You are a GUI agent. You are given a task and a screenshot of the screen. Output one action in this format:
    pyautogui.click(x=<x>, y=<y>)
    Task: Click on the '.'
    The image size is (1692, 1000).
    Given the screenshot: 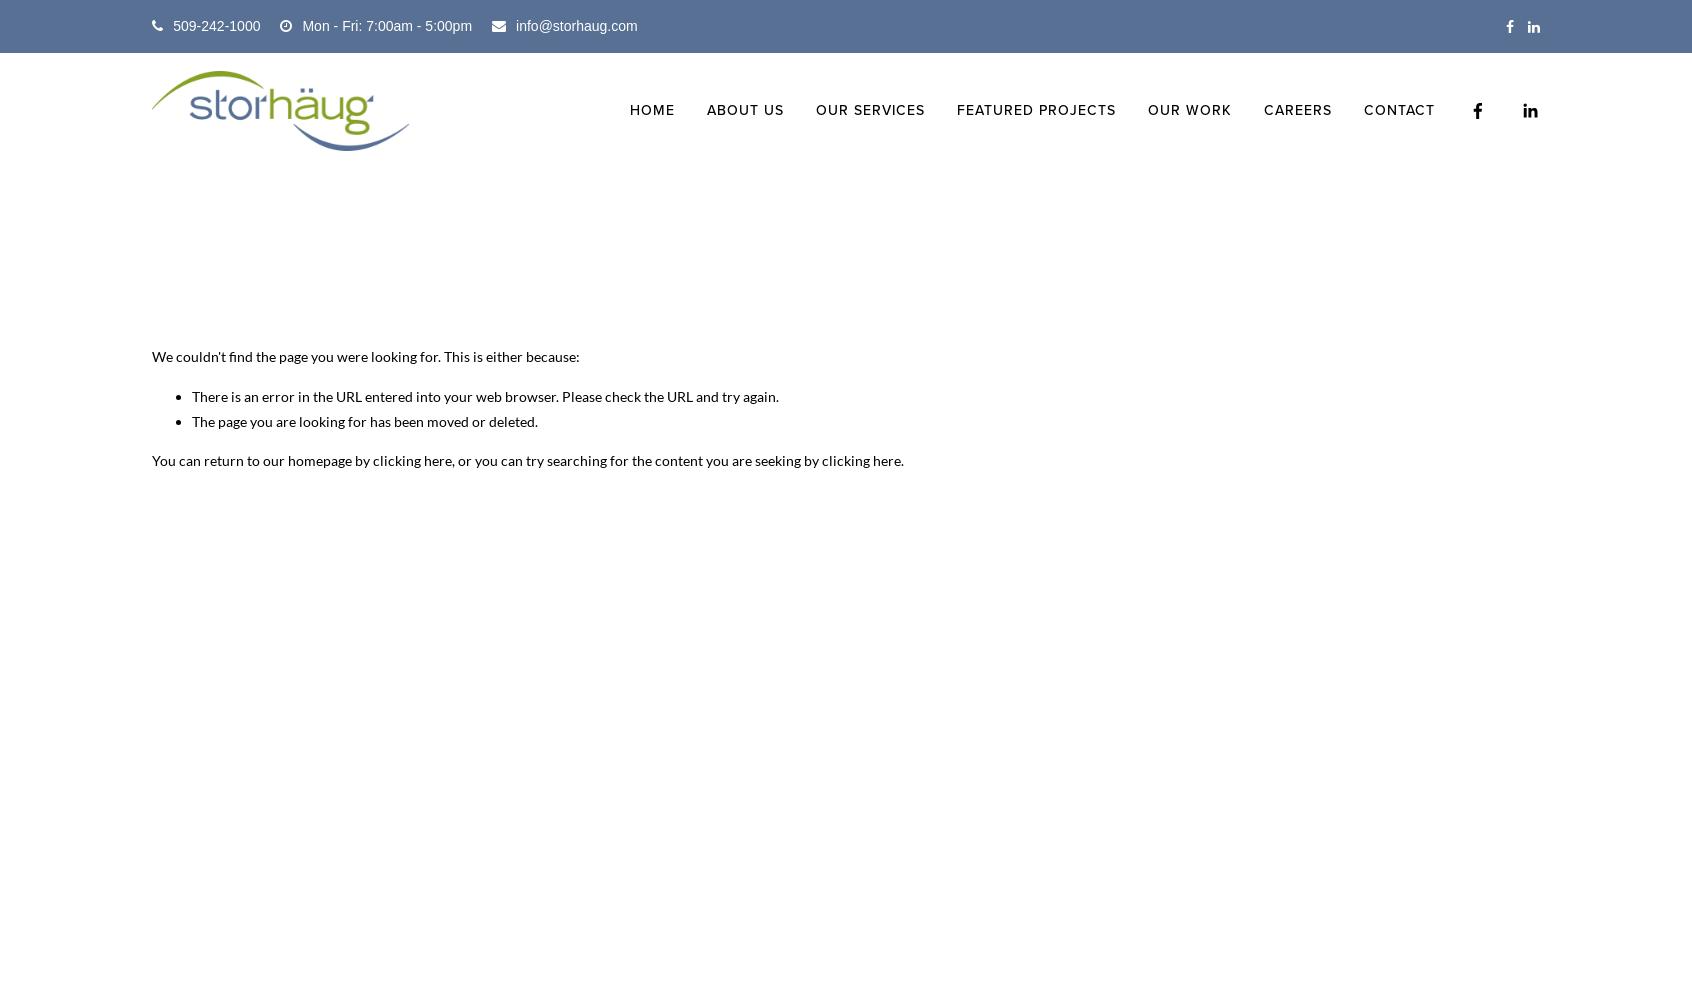 What is the action you would take?
    pyautogui.click(x=901, y=458)
    